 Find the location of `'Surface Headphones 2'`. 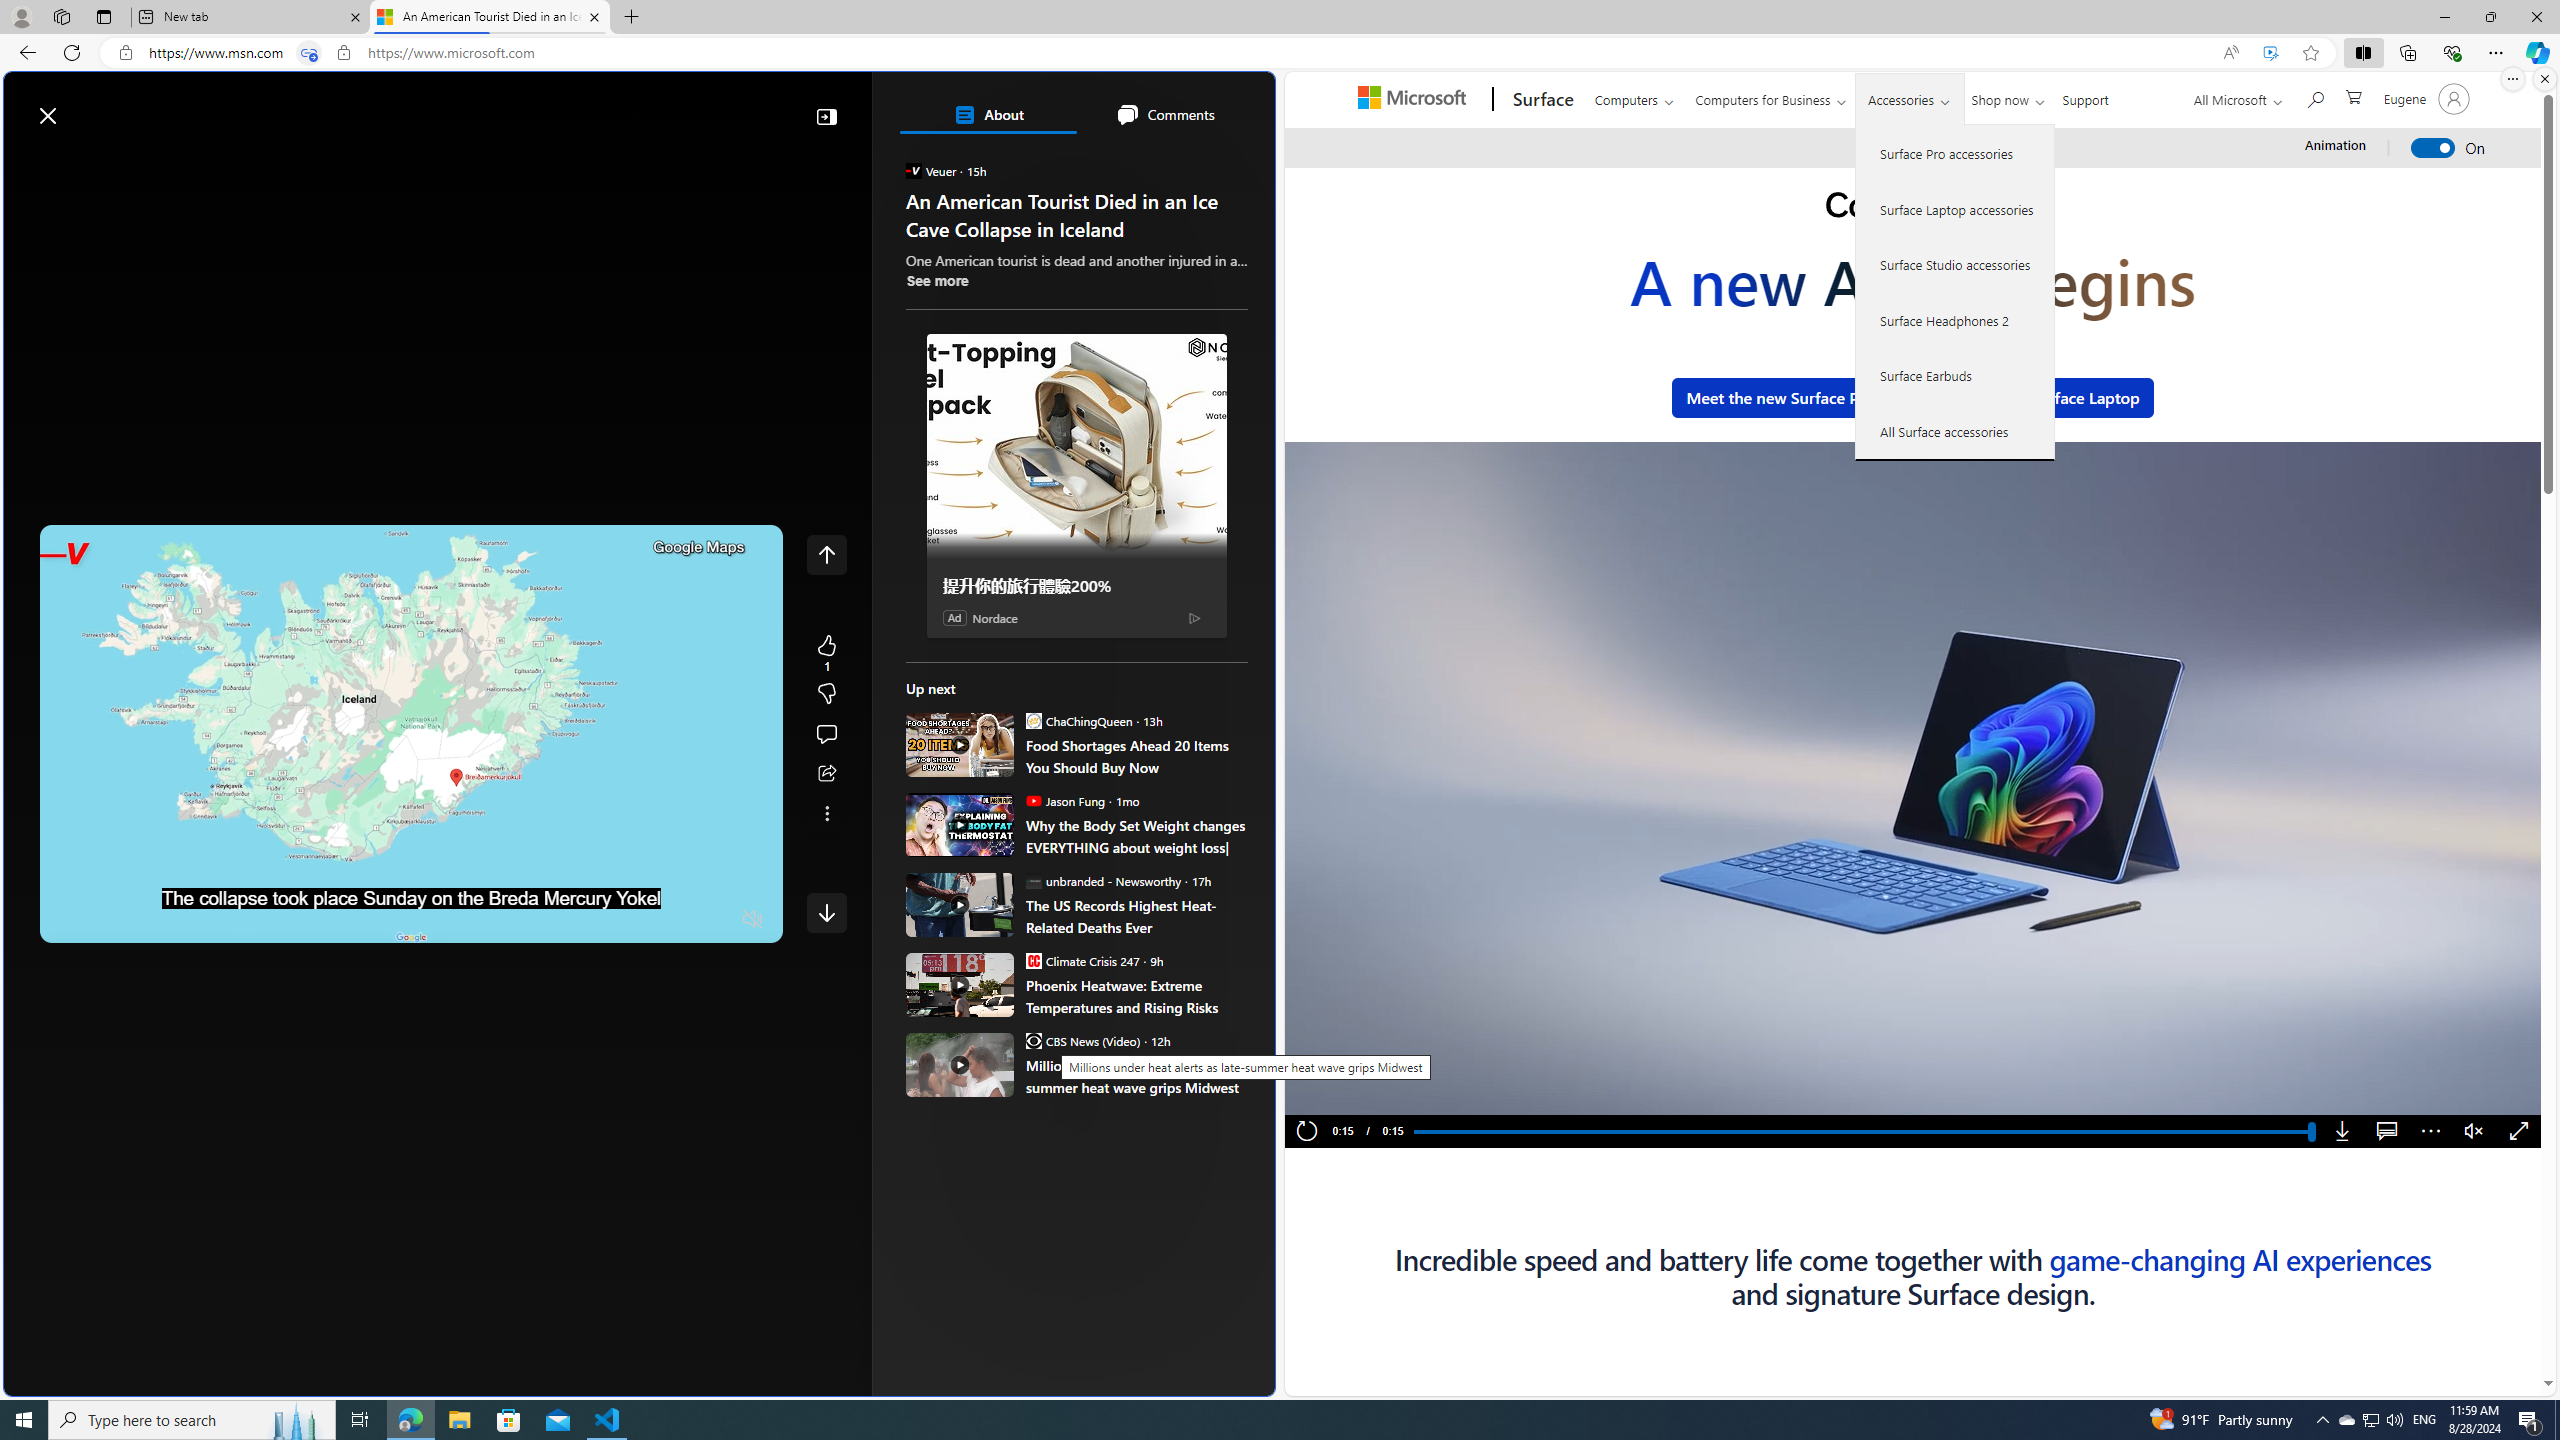

'Surface Headphones 2' is located at coordinates (1954, 319).